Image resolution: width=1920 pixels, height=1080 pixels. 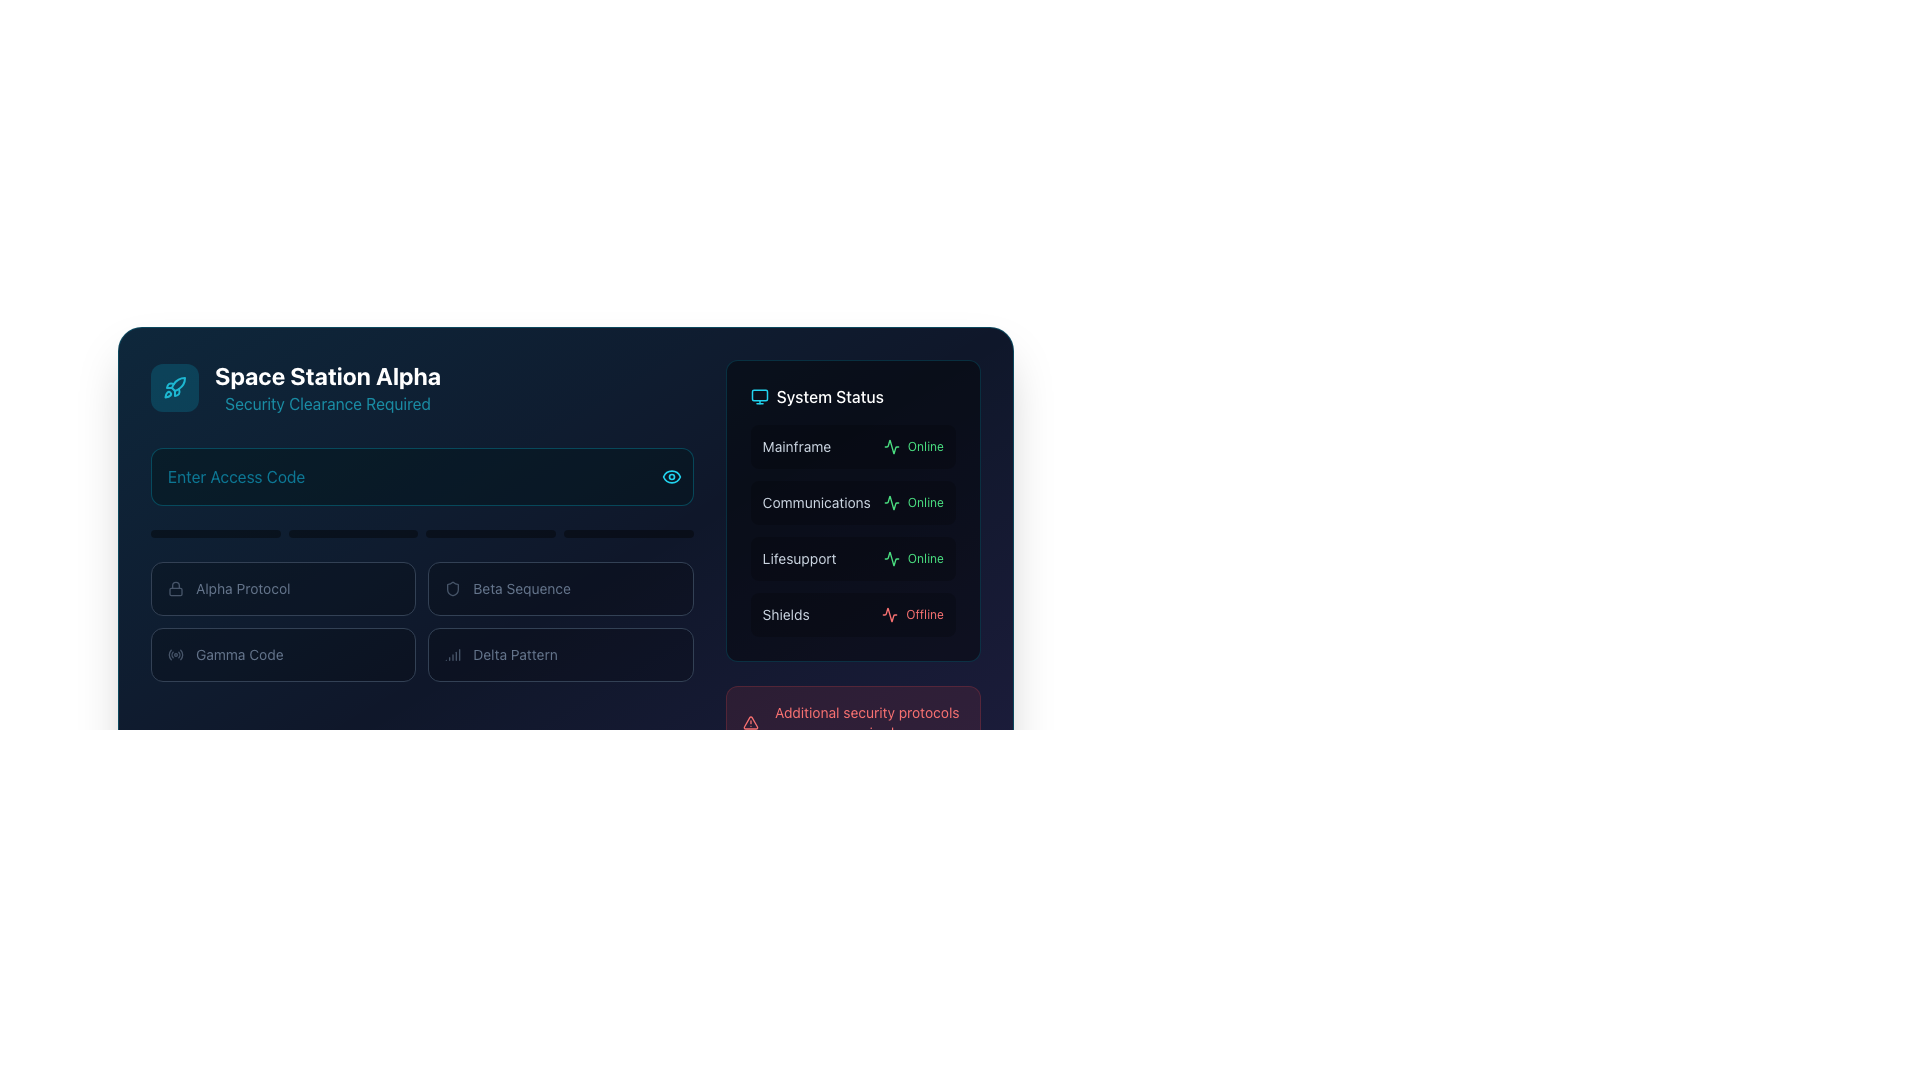 I want to click on the visibility toggle button located to the far right of the 'Enter Access Code' input field, so click(x=671, y=477).